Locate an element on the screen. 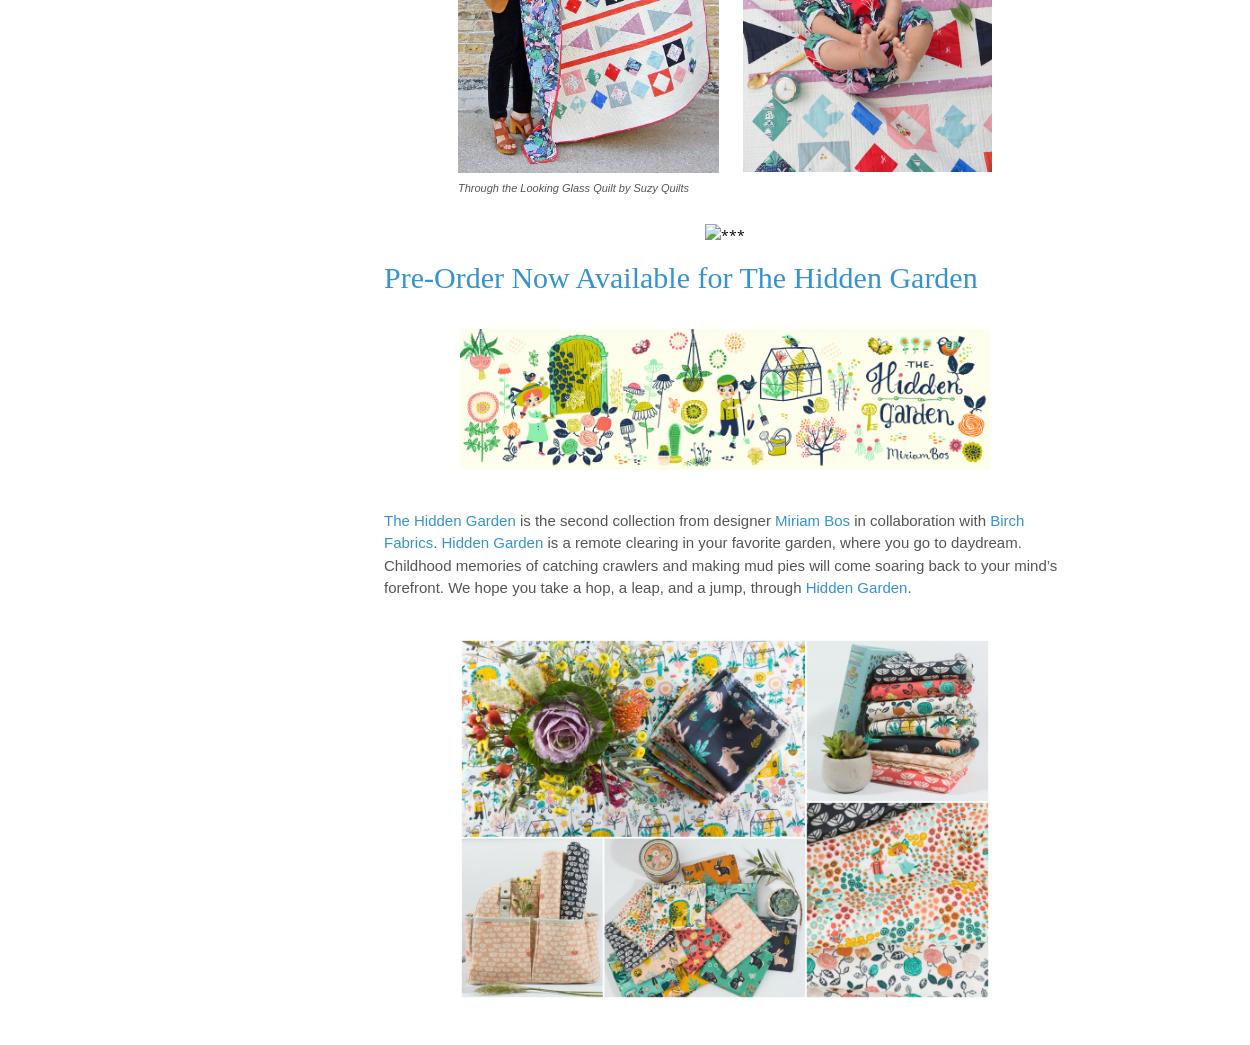 Image resolution: width=1250 pixels, height=1045 pixels. 'Pre-Order Now Available for The Hidden Garden' is located at coordinates (680, 276).